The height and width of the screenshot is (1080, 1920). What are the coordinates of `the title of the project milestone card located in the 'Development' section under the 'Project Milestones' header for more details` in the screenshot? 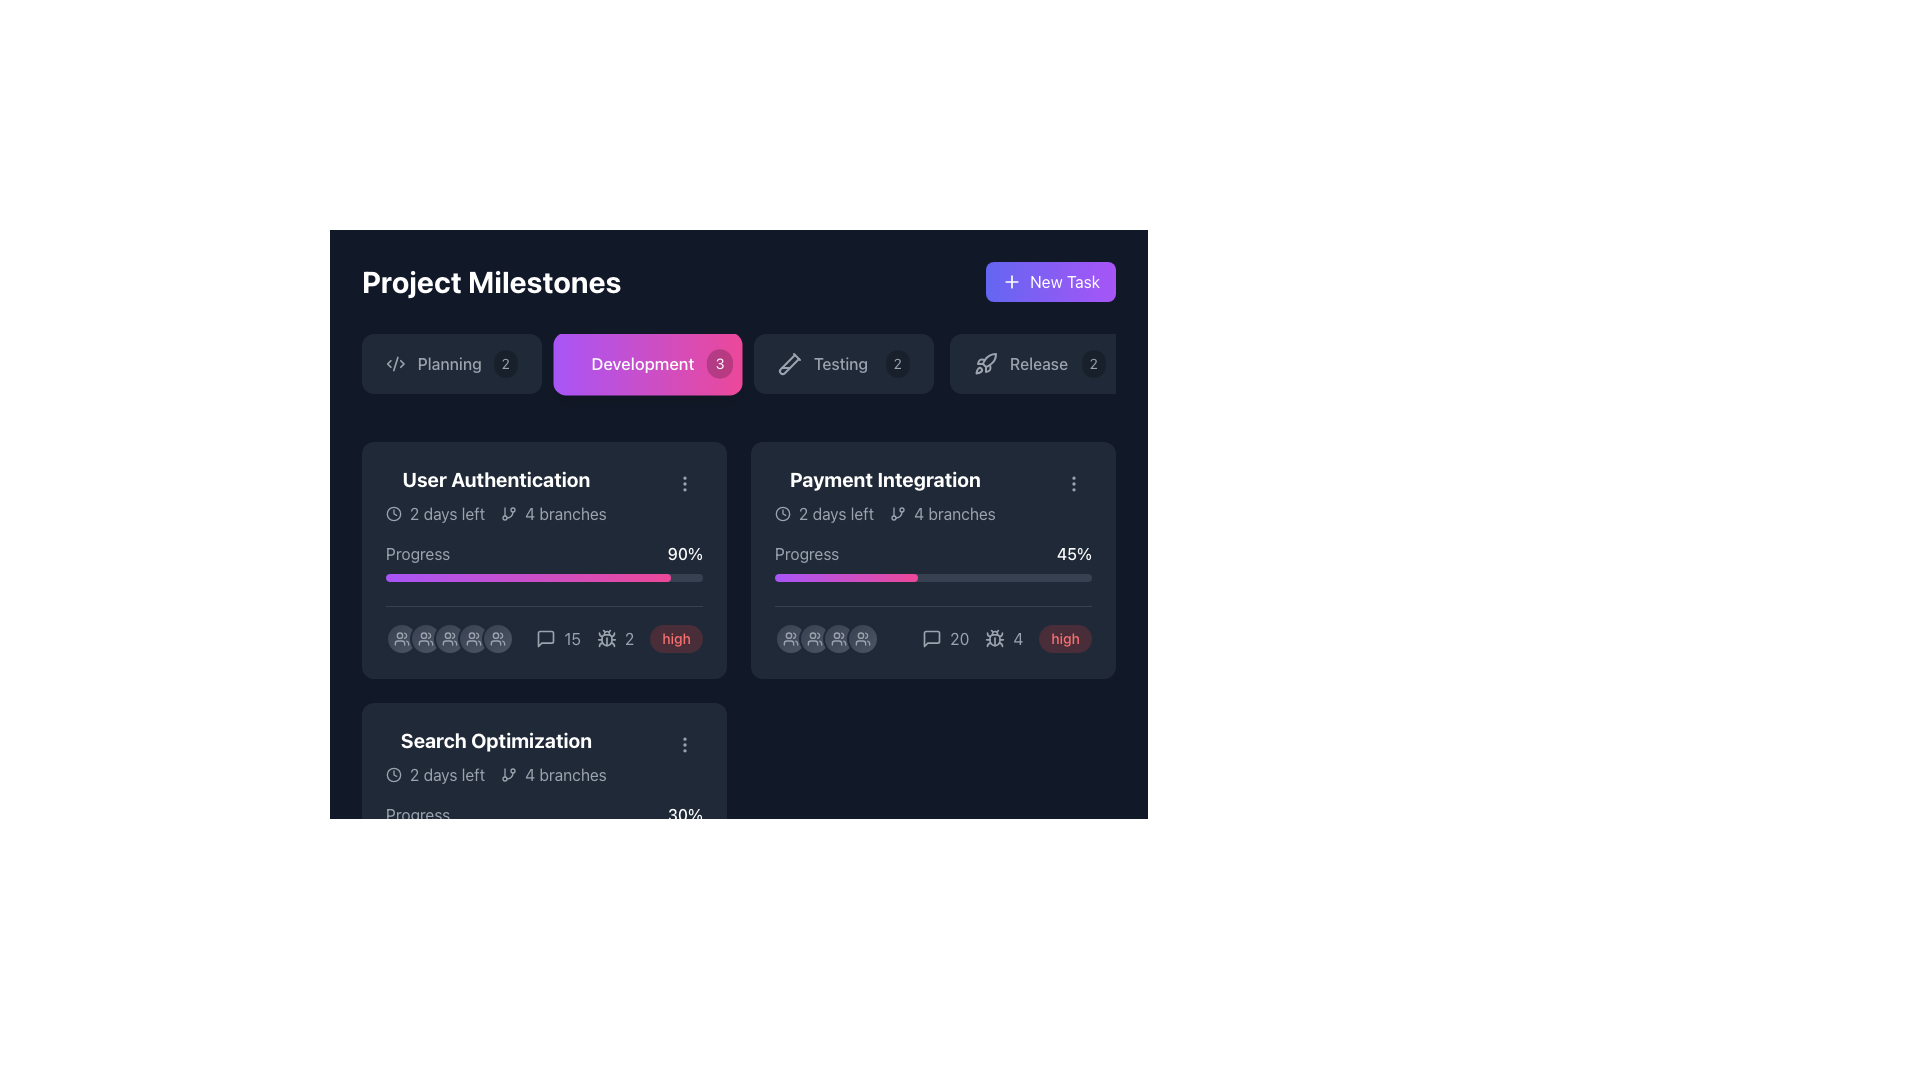 It's located at (544, 495).